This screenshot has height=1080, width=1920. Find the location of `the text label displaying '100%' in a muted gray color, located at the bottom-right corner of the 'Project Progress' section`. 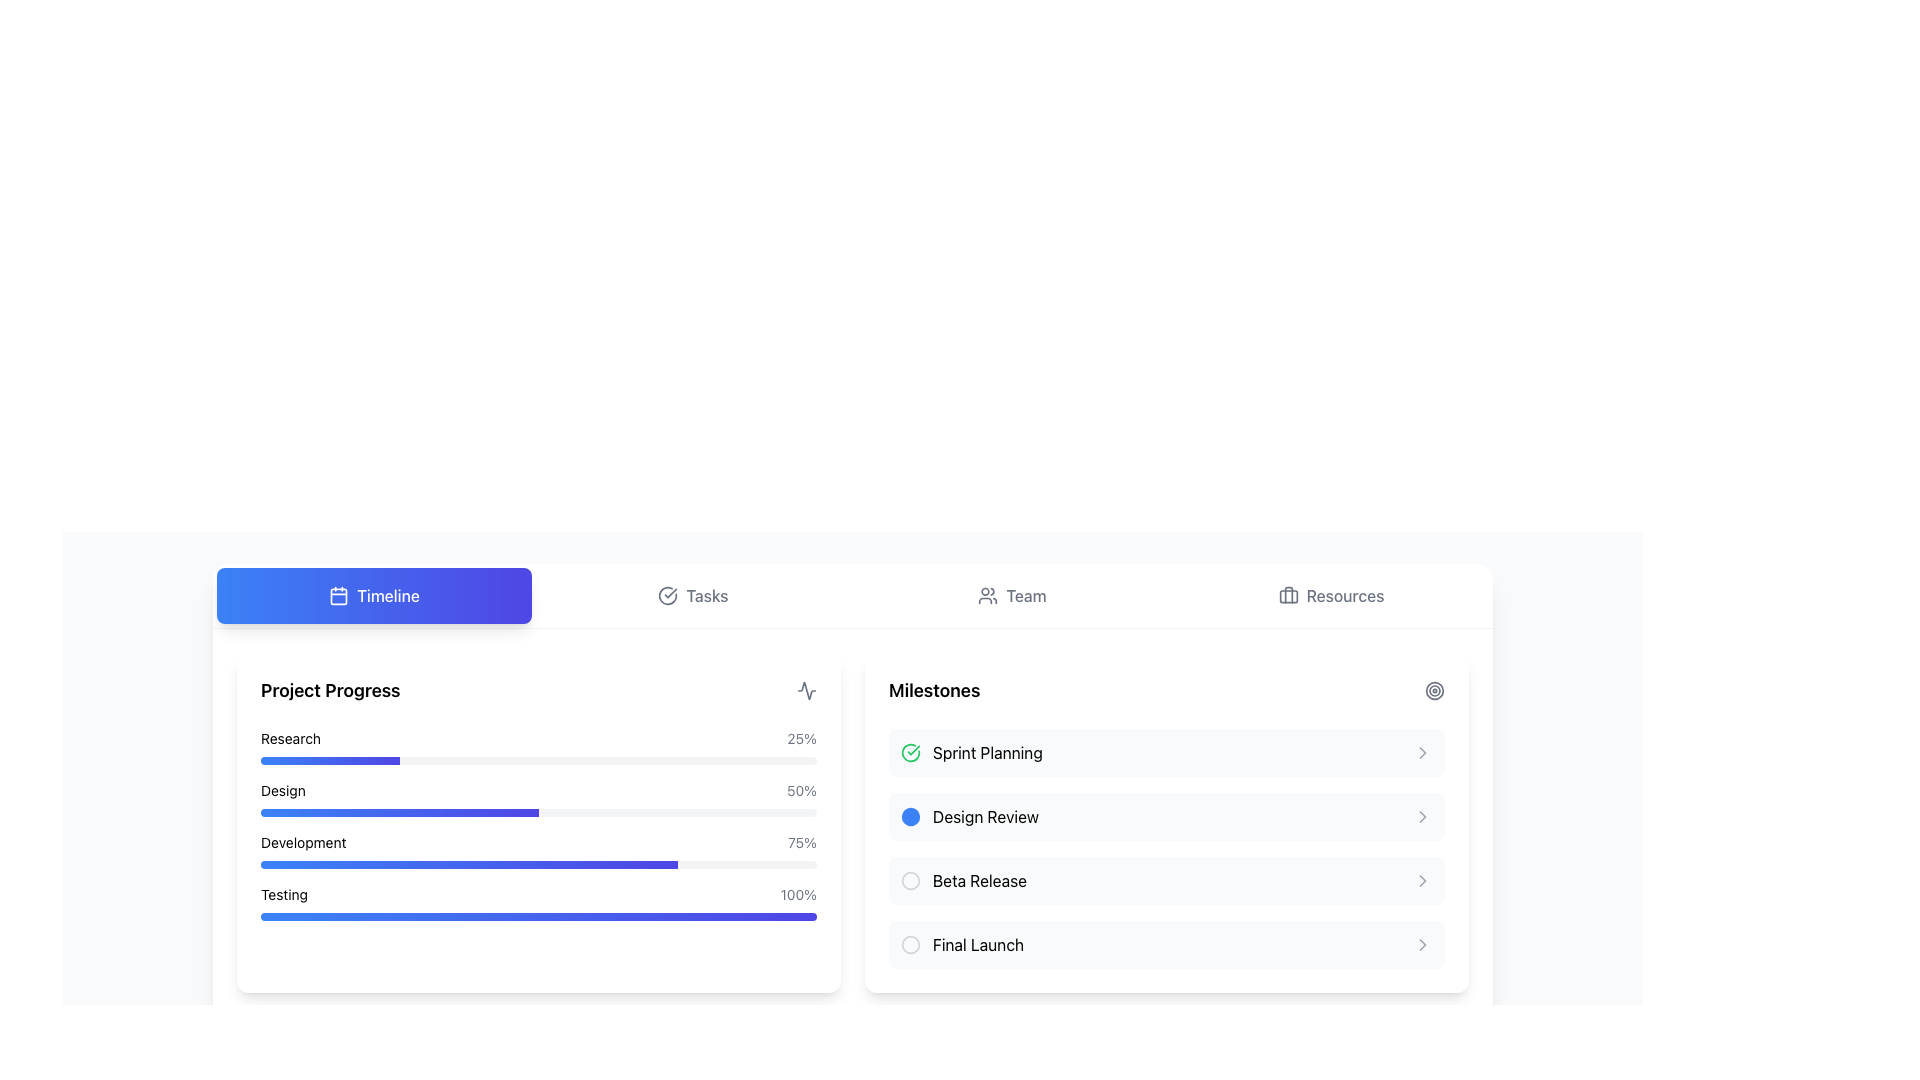

the text label displaying '100%' in a muted gray color, located at the bottom-right corner of the 'Project Progress' section is located at coordinates (797, 893).